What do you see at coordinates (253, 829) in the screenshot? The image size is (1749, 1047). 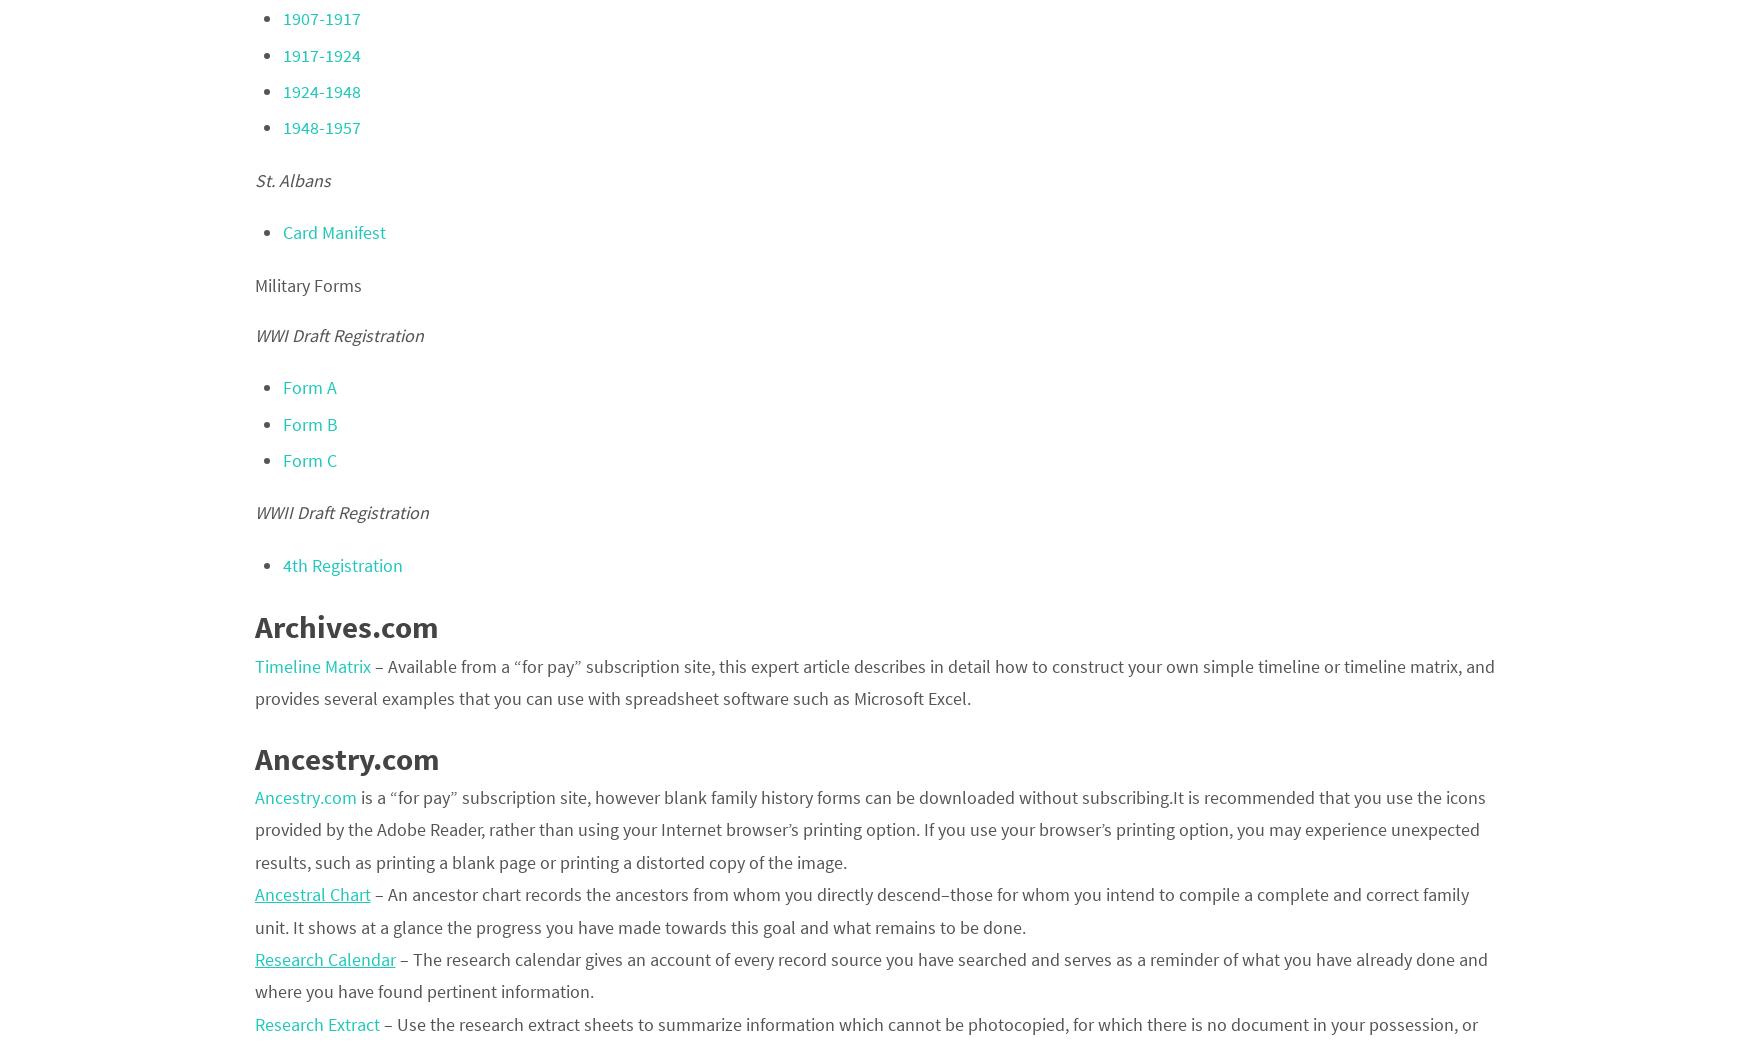 I see `'is a “for pay” subscription site, however blank family history forms can be downloaded without subscribing.It is recommended that you use the icons provided by the Adobe Reader, rather than using your Internet browser’s printing option. If you use your browser’s printing option, you may experience unexpected results, such as printing a blank page or printing a distorted copy of the image.'` at bounding box center [253, 829].